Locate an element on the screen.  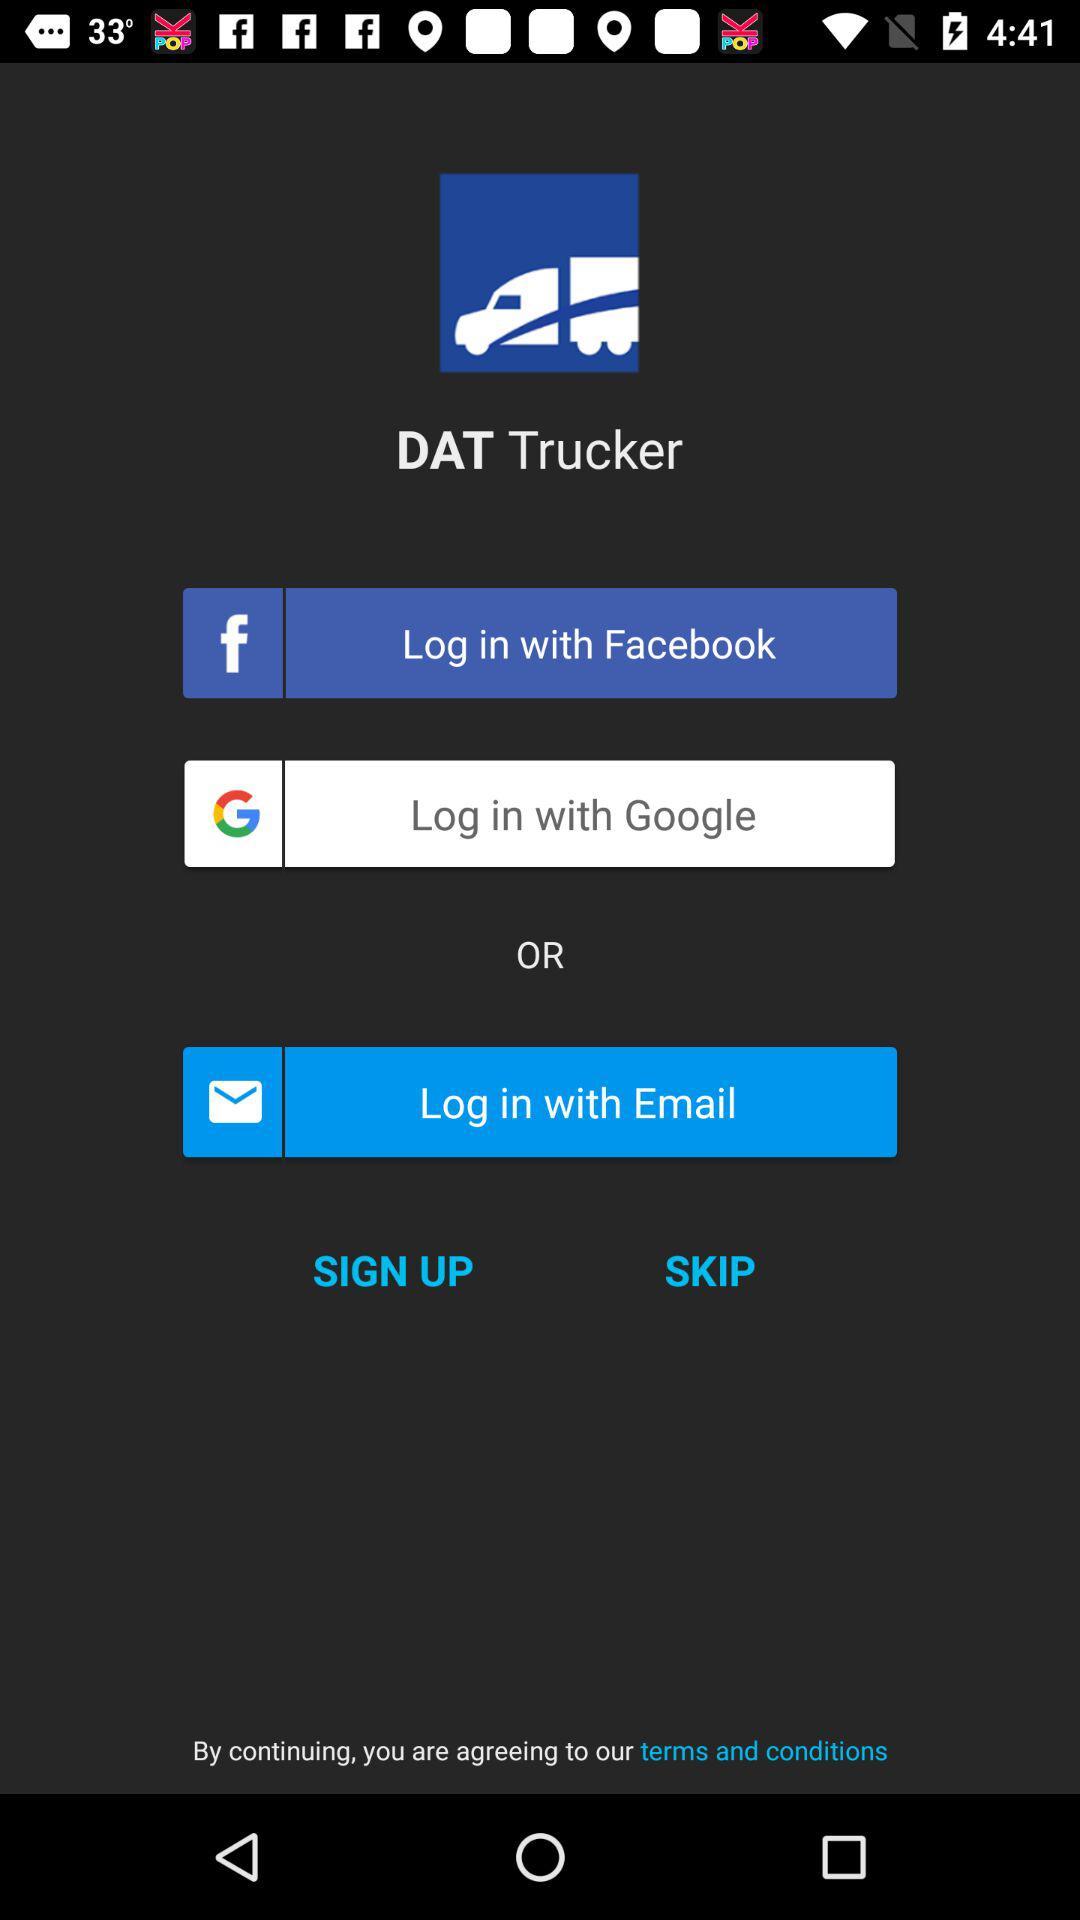
item to the right of sign up icon is located at coordinates (709, 1269).